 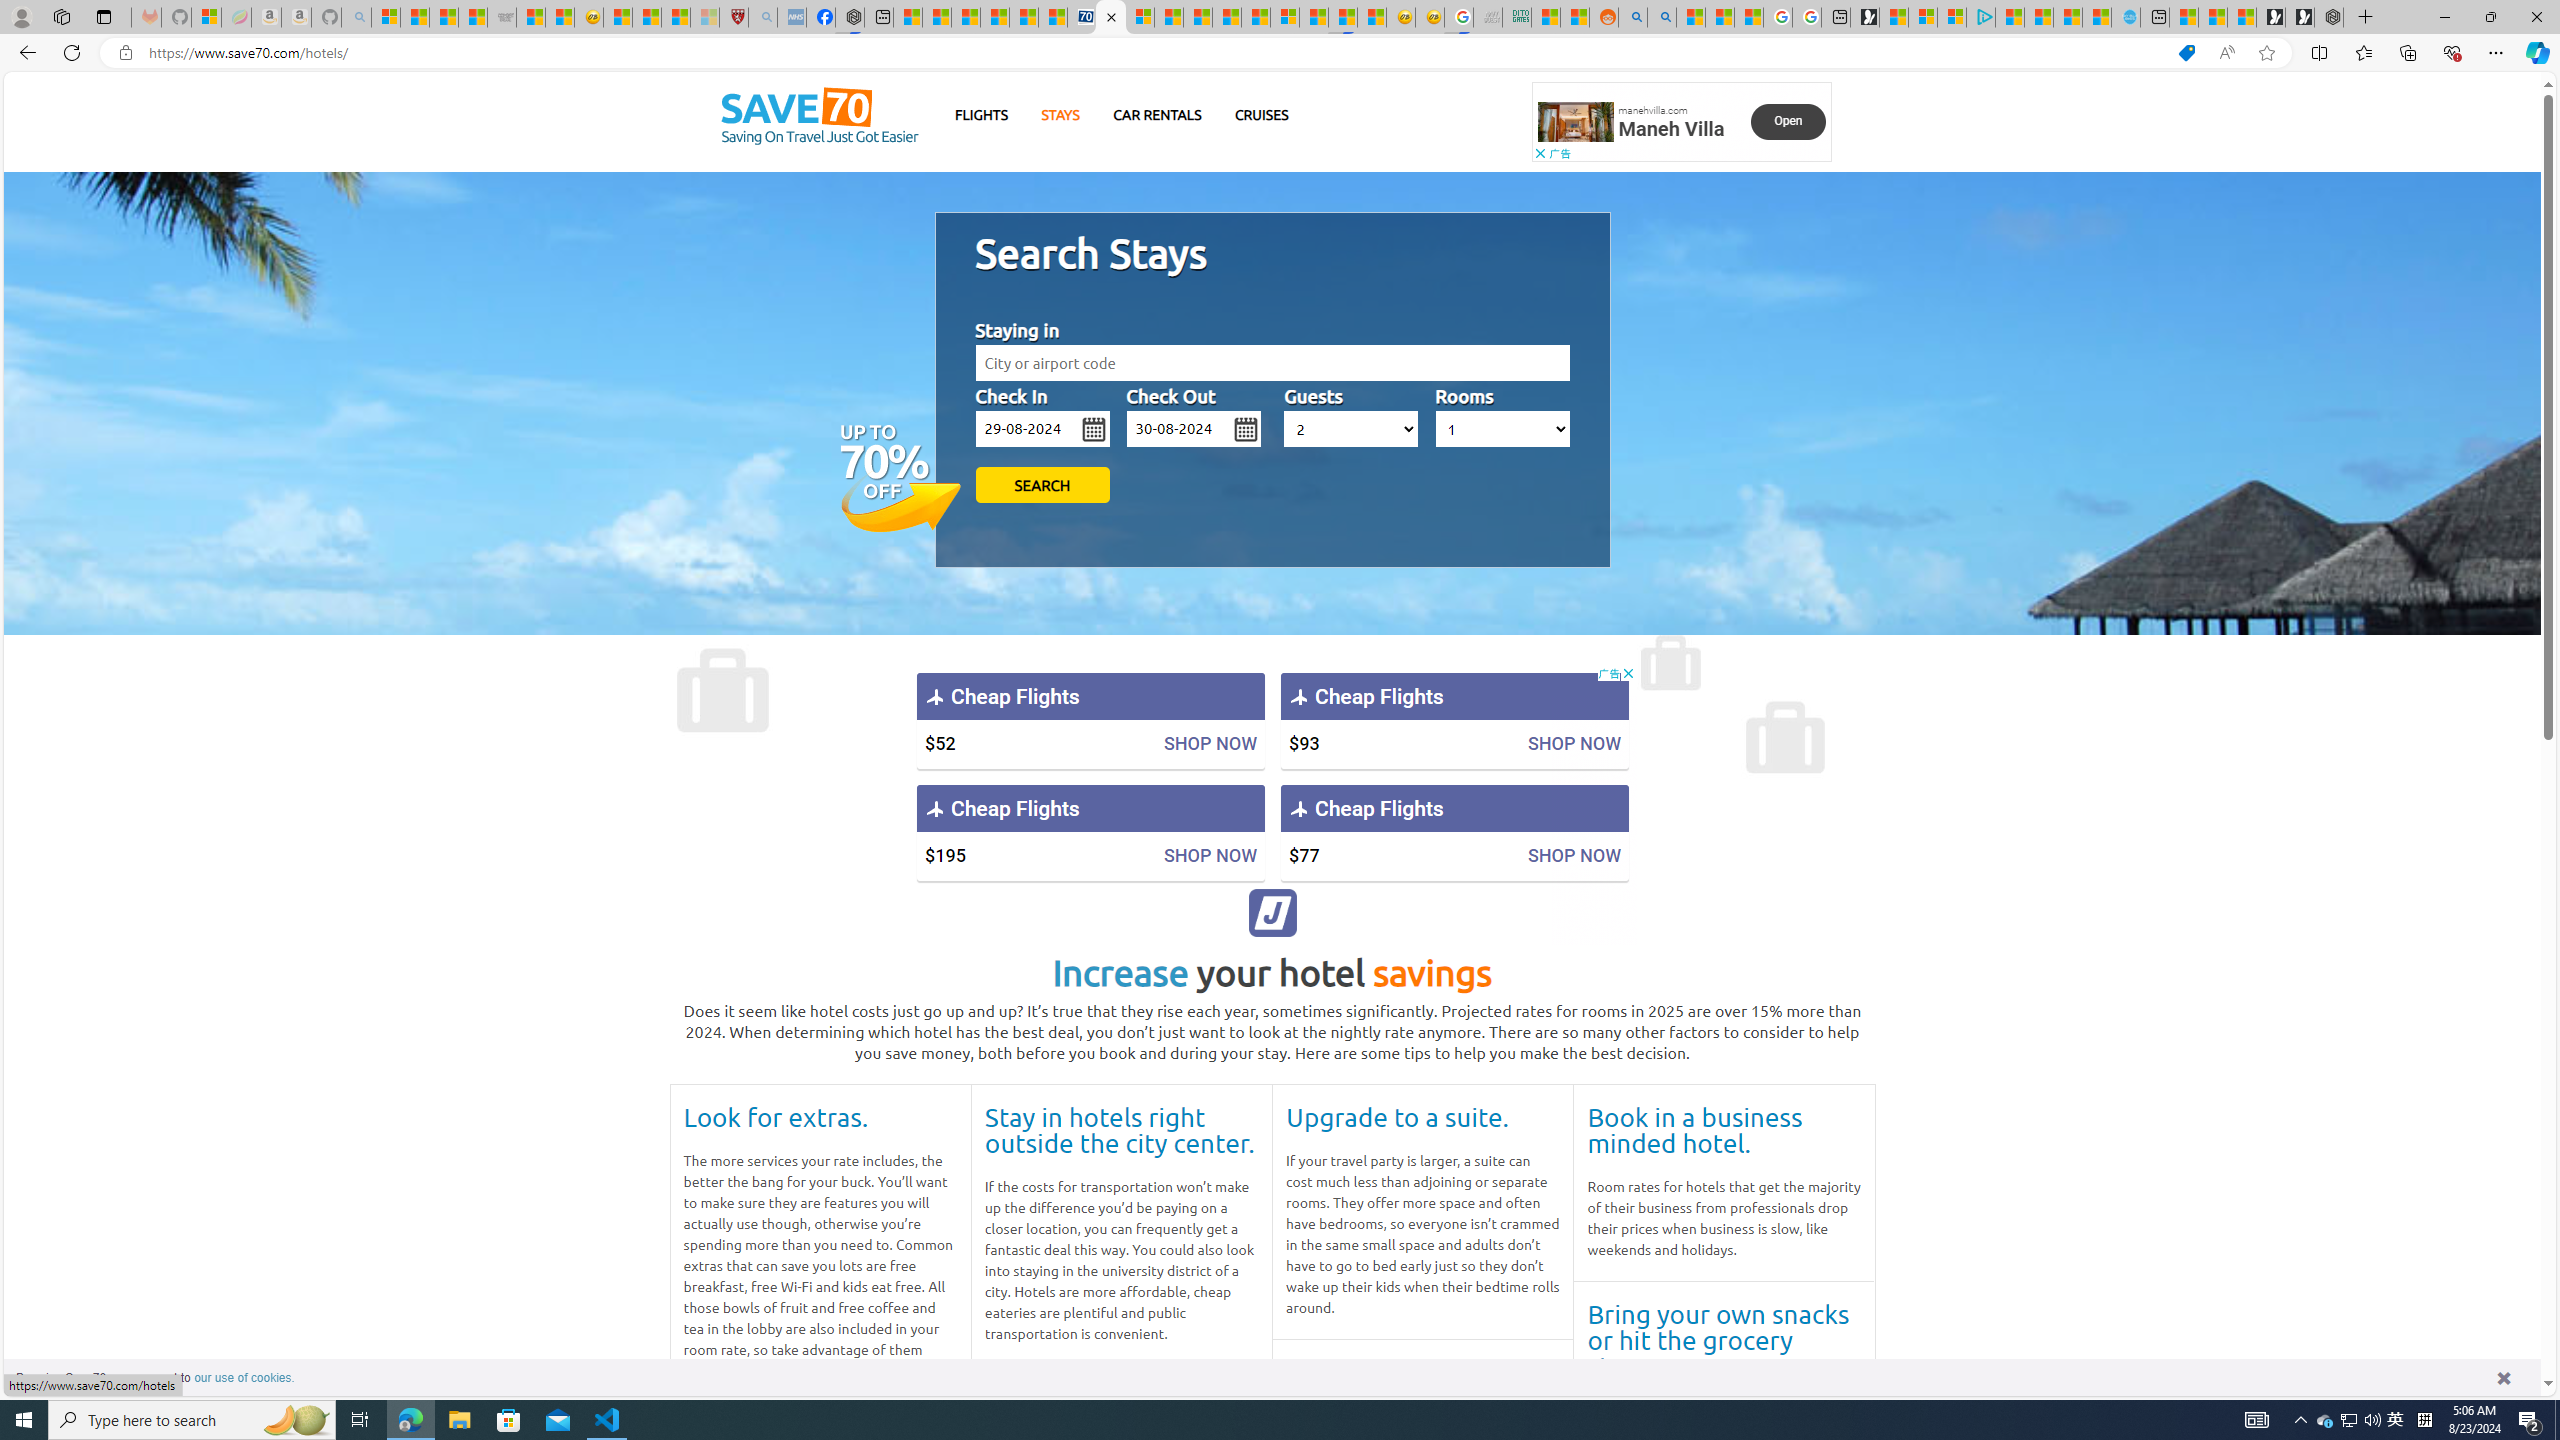 What do you see at coordinates (1157, 114) in the screenshot?
I see `'CAR RENTALS'` at bounding box center [1157, 114].